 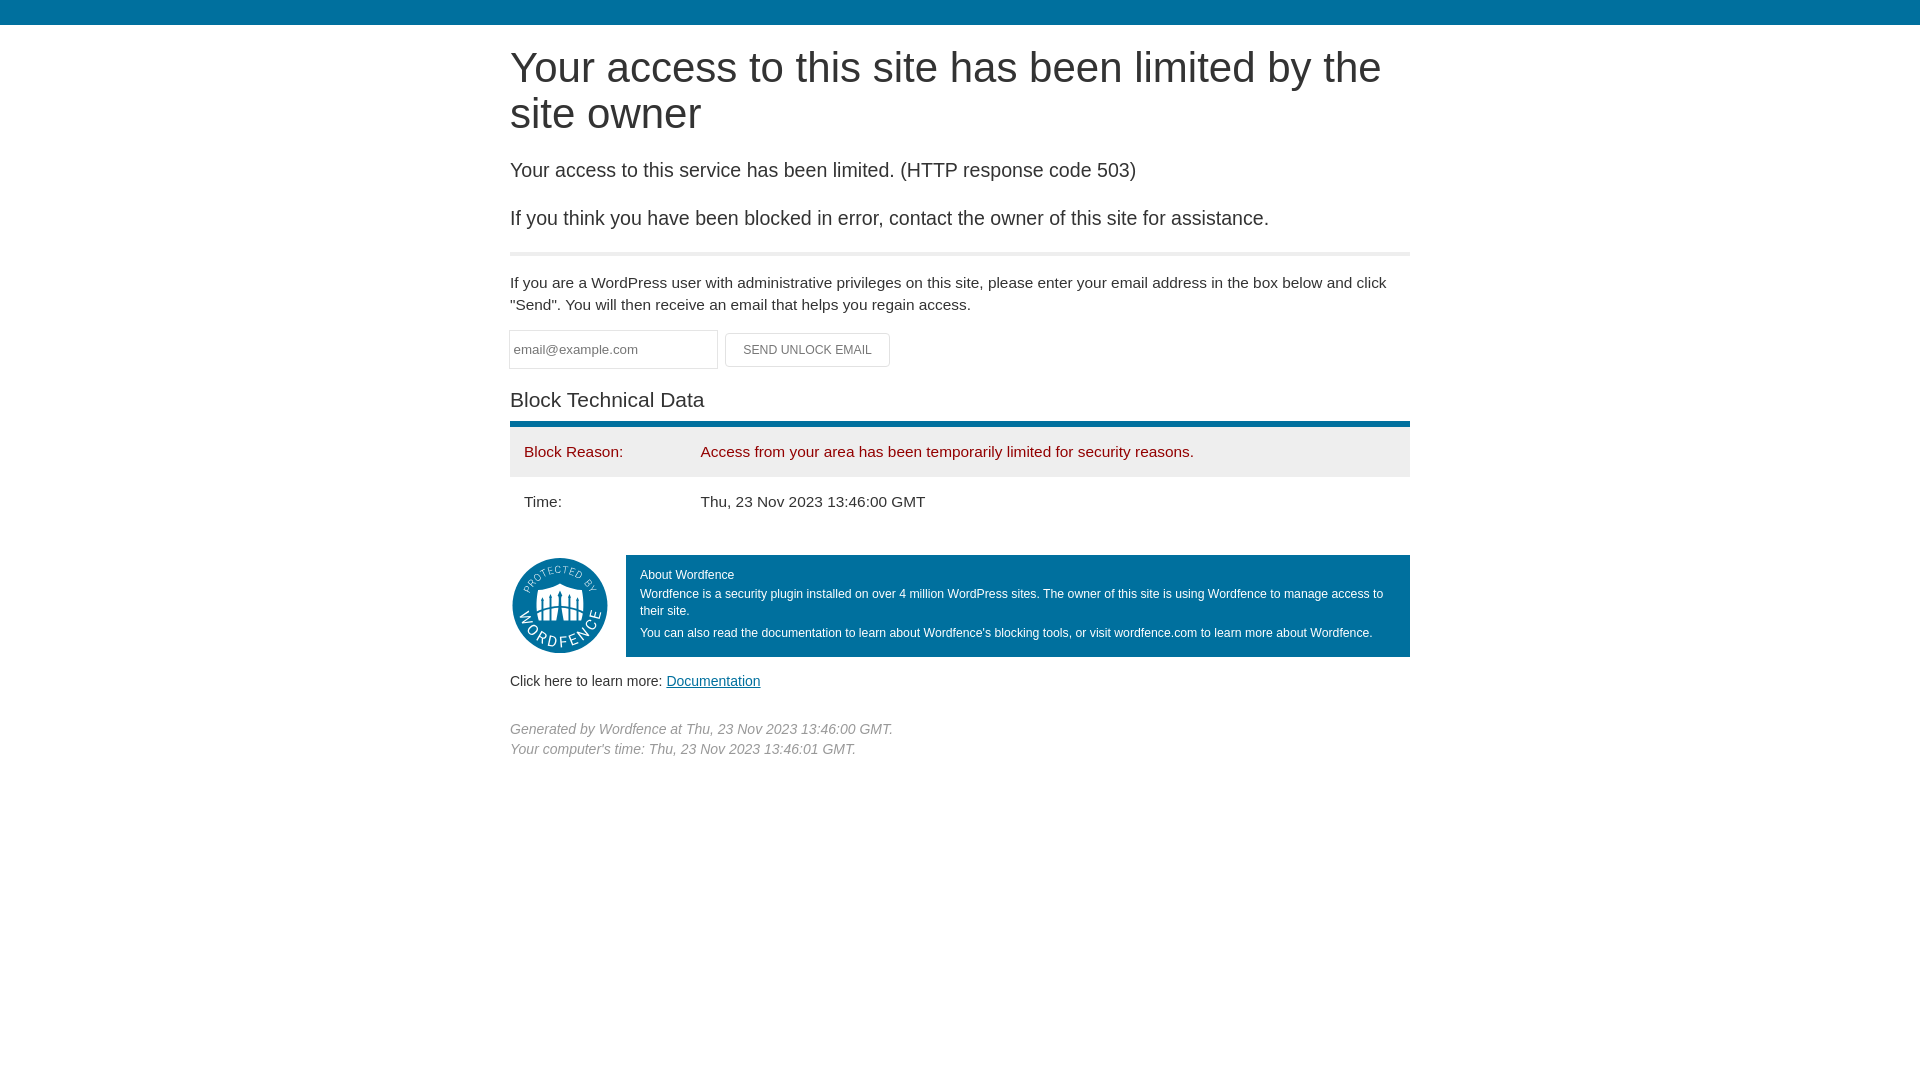 I want to click on 'Send Unlock Email', so click(x=807, y=349).